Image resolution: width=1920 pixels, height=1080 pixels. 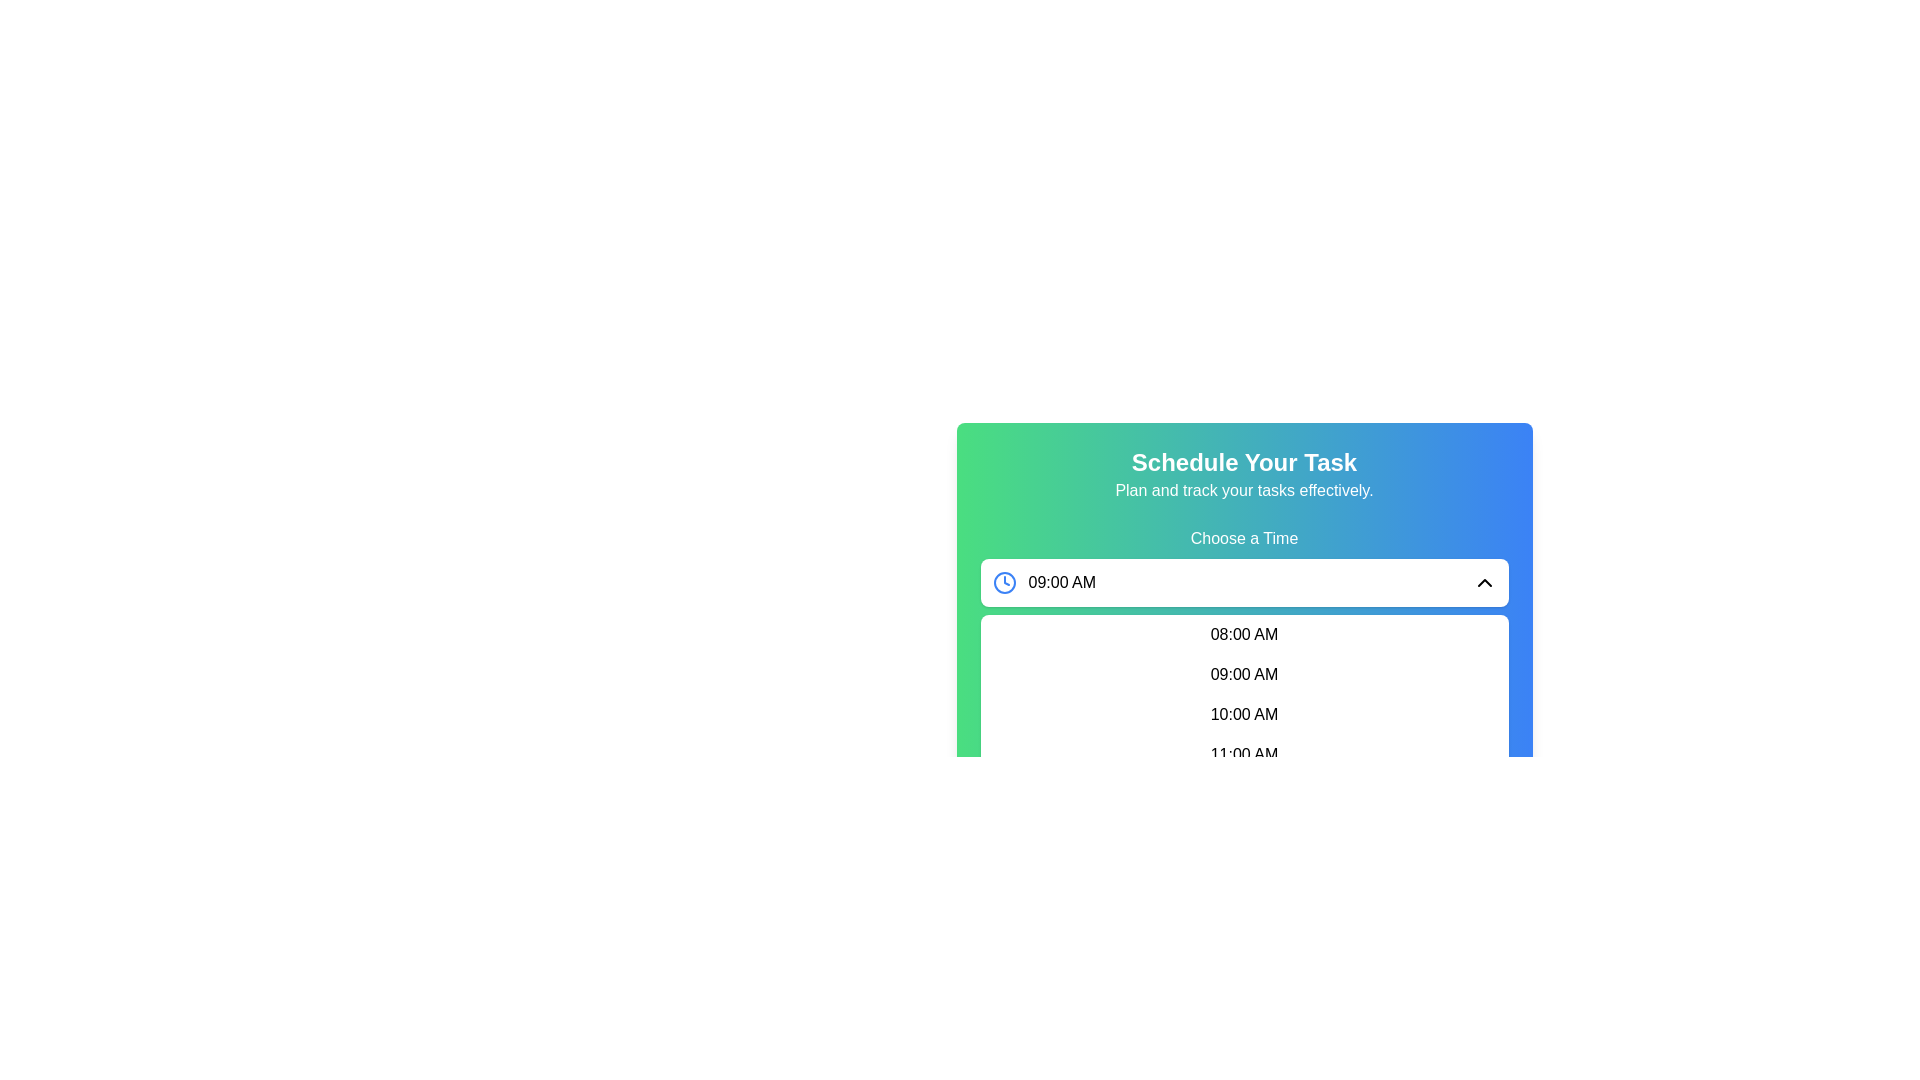 I want to click on the dropdown menu located below the title 'Schedule Your Task' and above the list of time options, so click(x=1243, y=578).